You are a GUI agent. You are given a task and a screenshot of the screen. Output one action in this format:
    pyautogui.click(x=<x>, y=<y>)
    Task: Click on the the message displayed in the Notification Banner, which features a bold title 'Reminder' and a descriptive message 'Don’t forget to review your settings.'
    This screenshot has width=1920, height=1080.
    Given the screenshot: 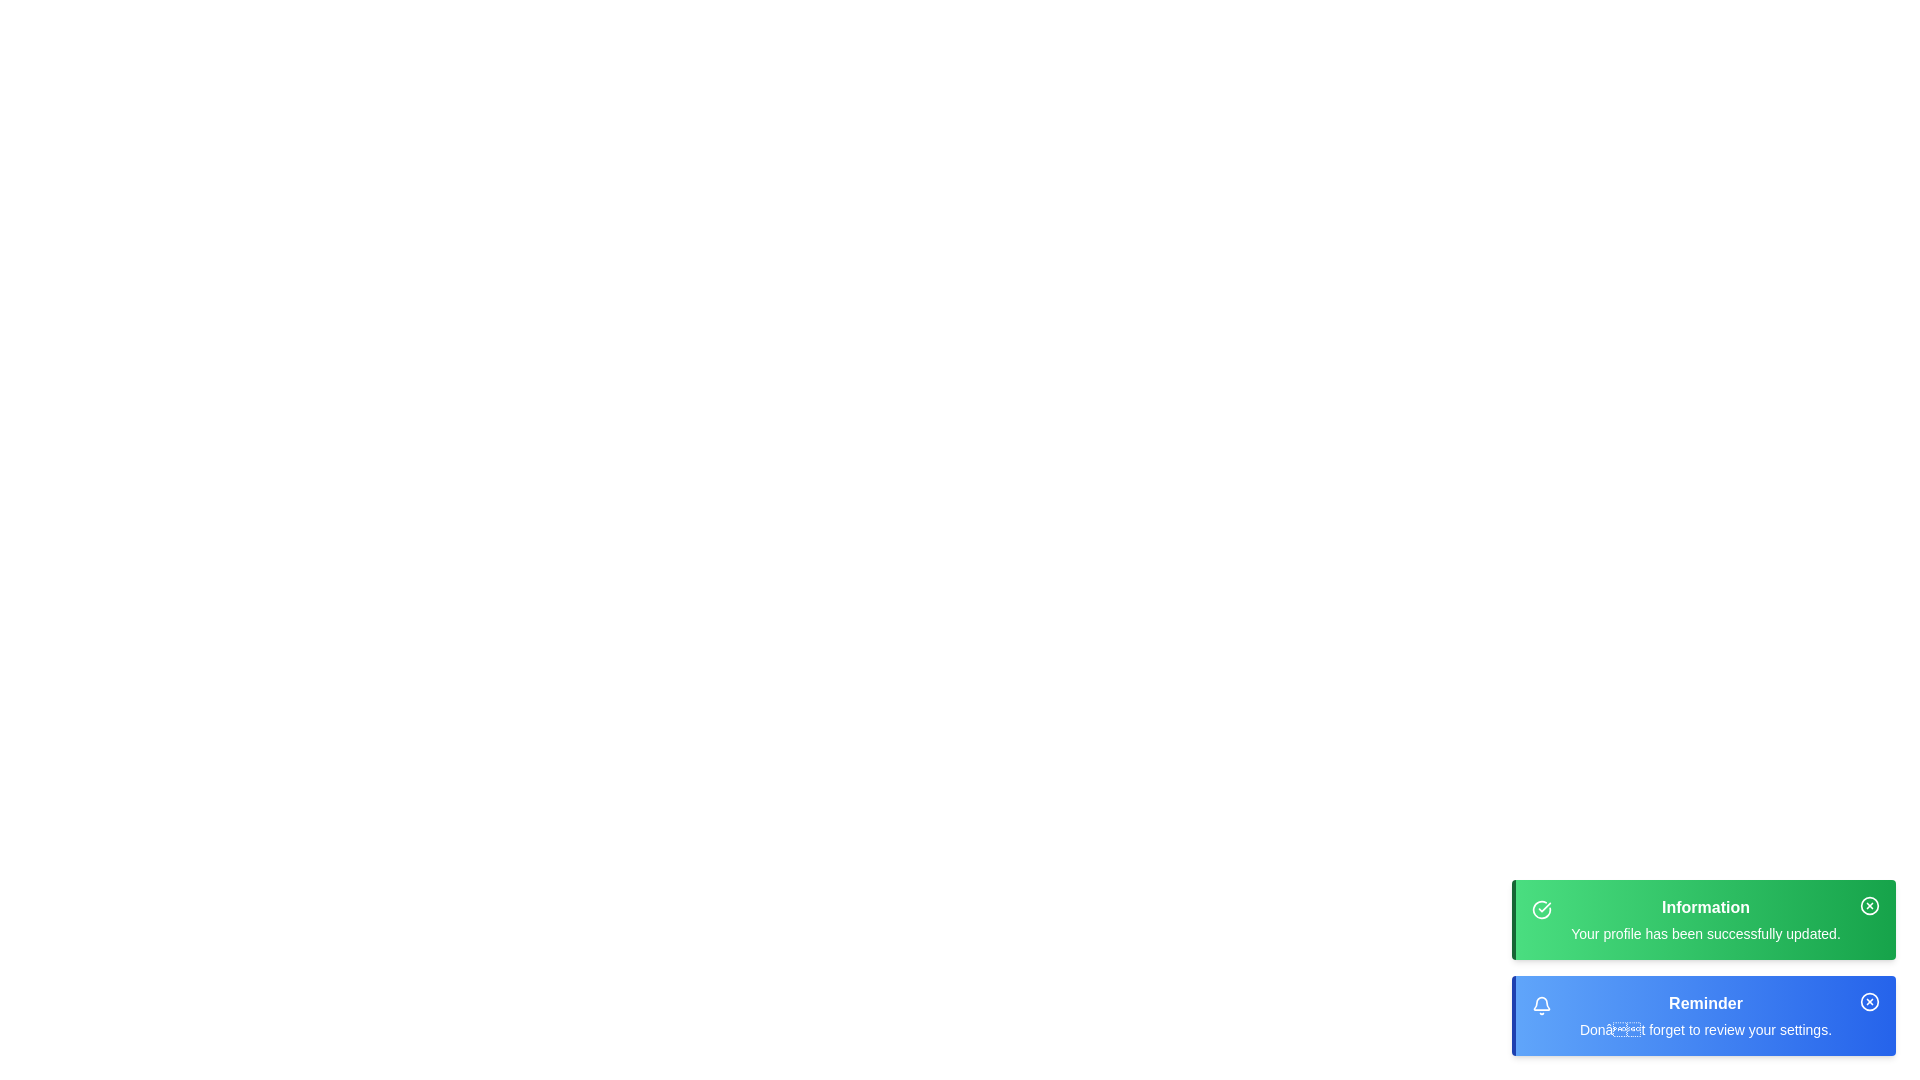 What is the action you would take?
    pyautogui.click(x=1704, y=1015)
    